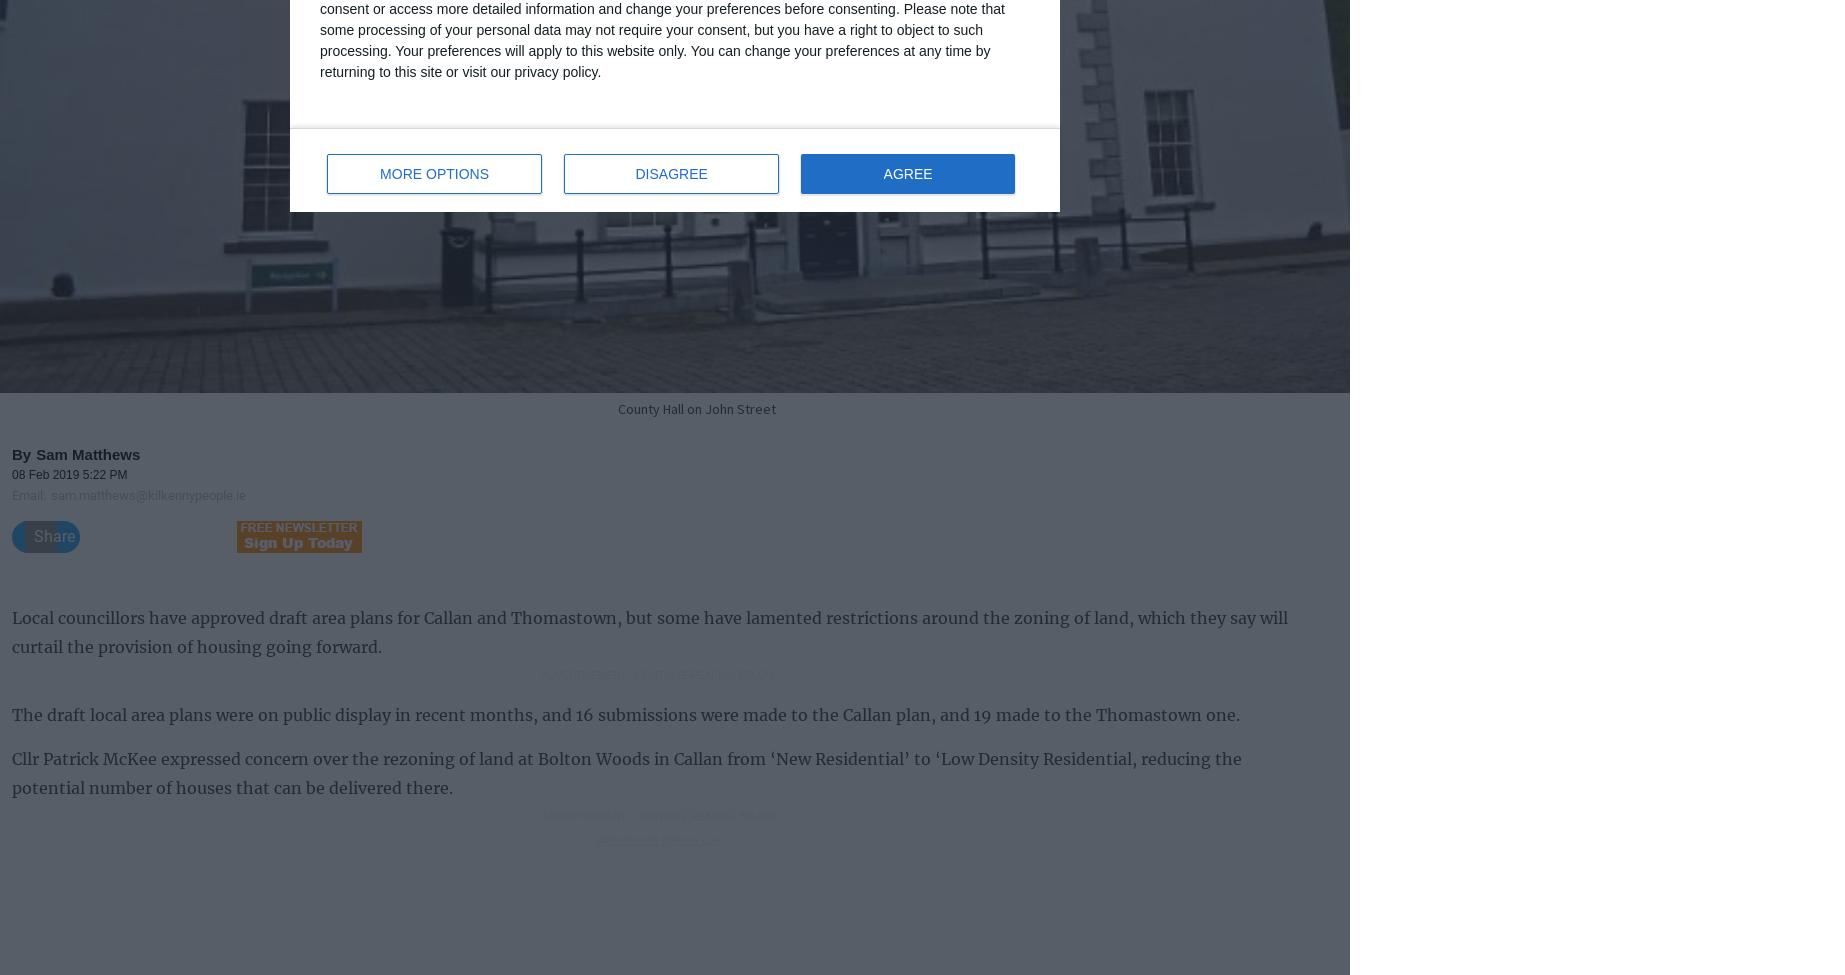 The width and height of the screenshot is (1845, 975). I want to click on 'The draft local area plans were on public display in recent months, and 16 submissions were made to the Callan plan, and 19 made to the Thomastown one.', so click(626, 713).